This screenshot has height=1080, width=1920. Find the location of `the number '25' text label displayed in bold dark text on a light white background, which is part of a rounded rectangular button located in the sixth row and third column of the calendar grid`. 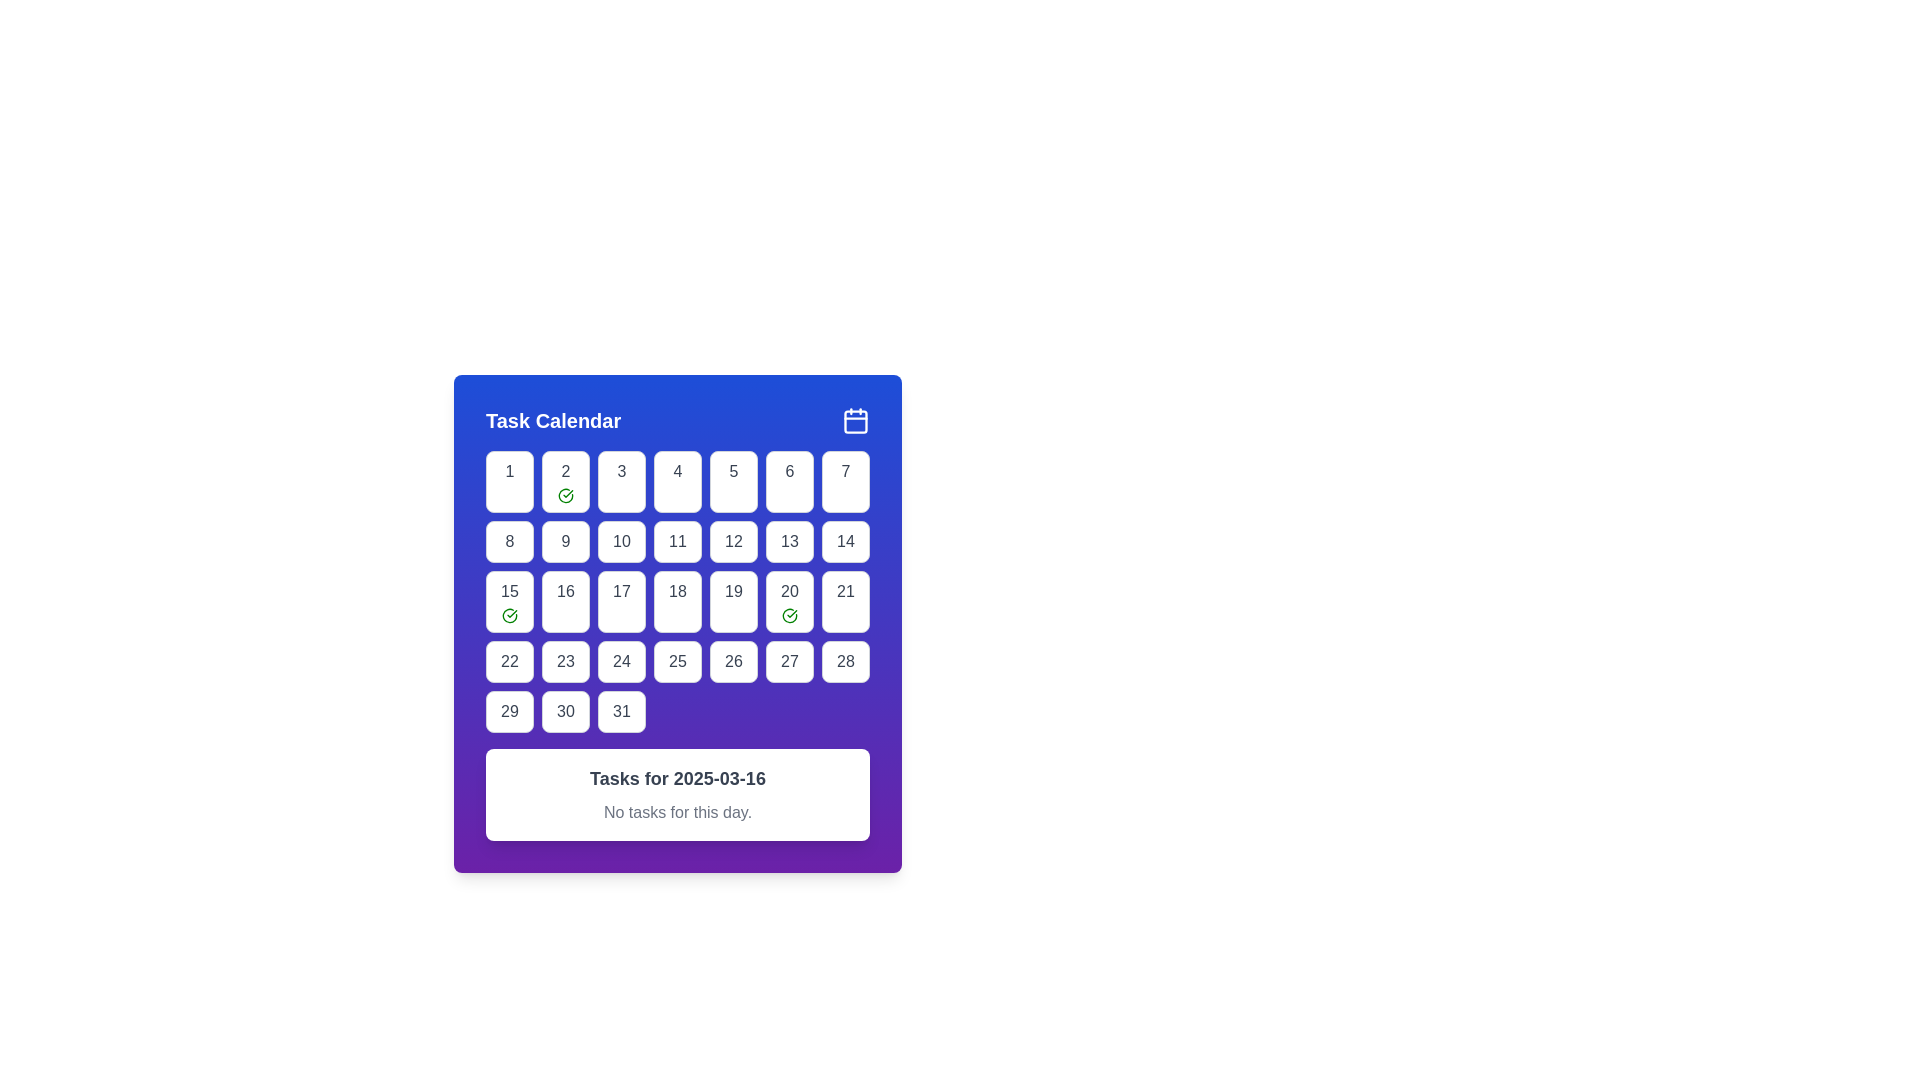

the number '25' text label displayed in bold dark text on a light white background, which is part of a rounded rectangular button located in the sixth row and third column of the calendar grid is located at coordinates (677, 662).